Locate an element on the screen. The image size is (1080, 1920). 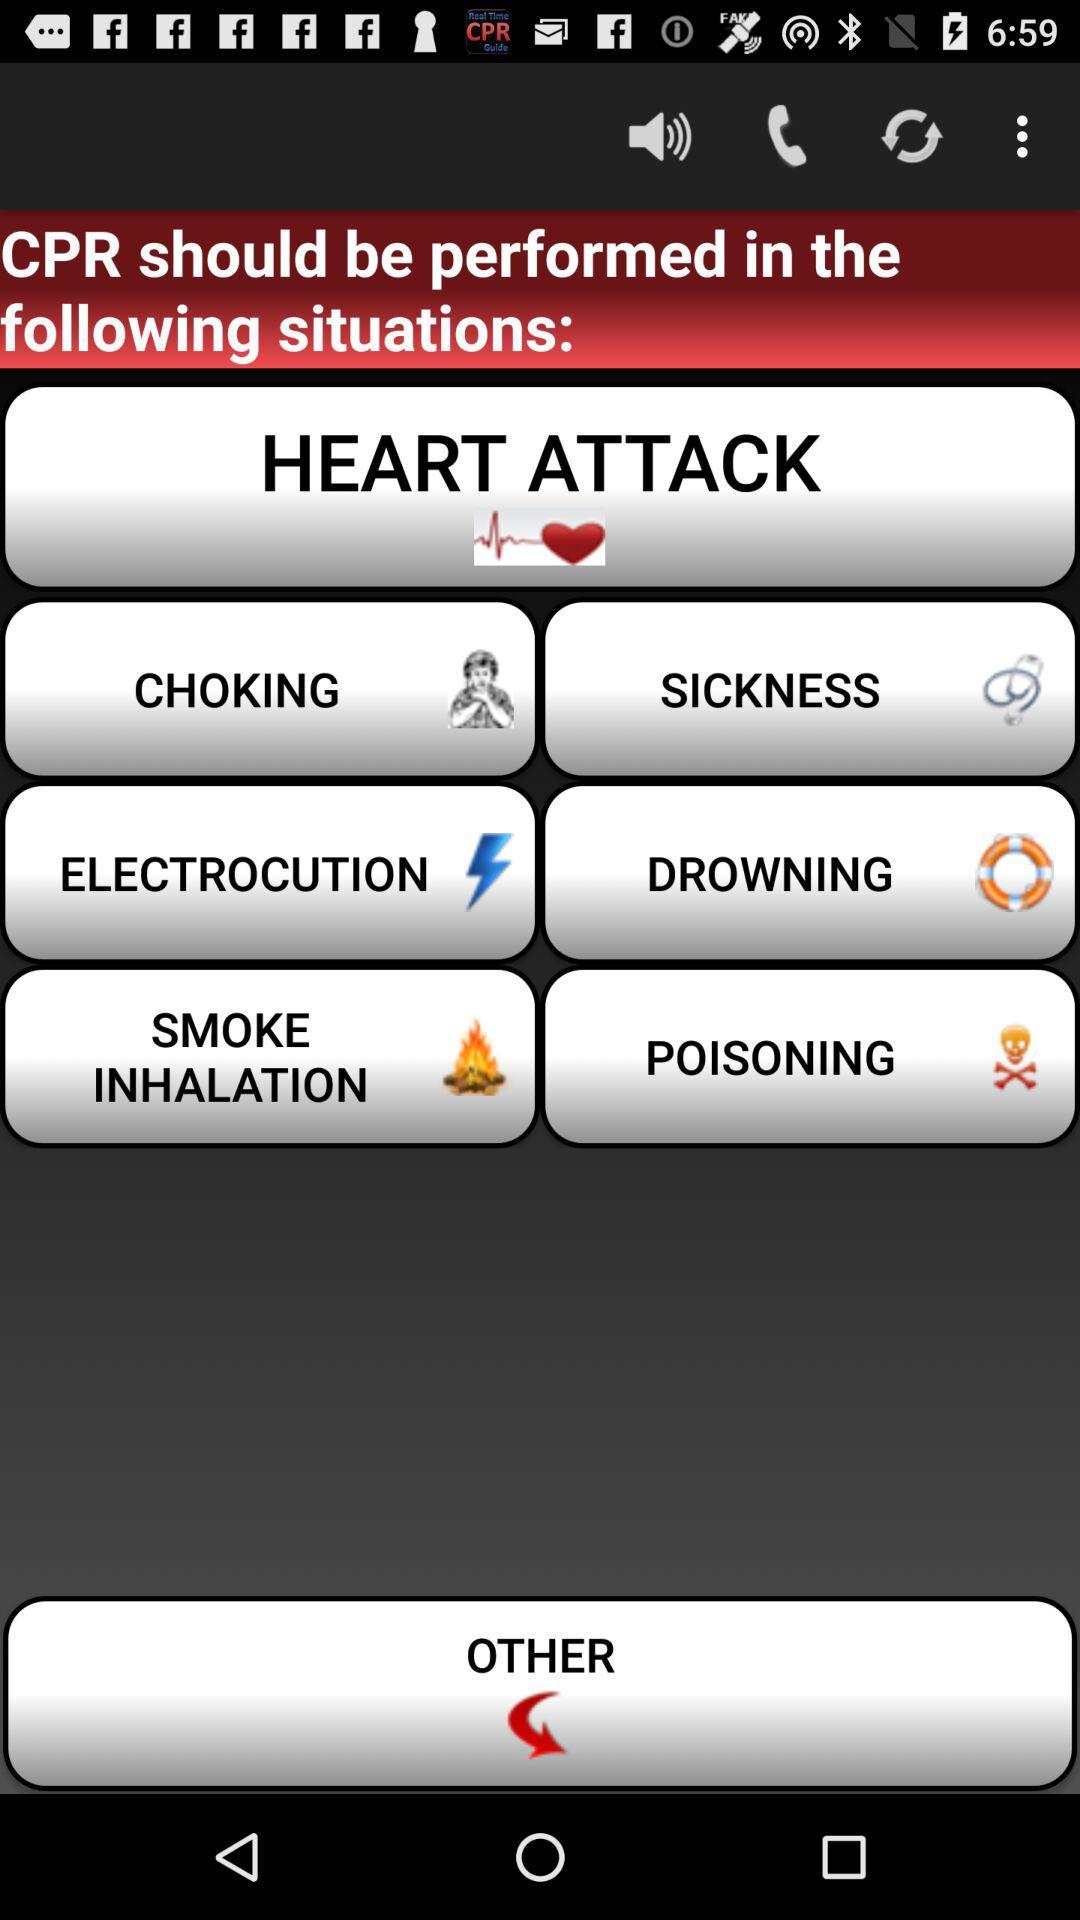
the smoke inhalation icon is located at coordinates (270, 1055).